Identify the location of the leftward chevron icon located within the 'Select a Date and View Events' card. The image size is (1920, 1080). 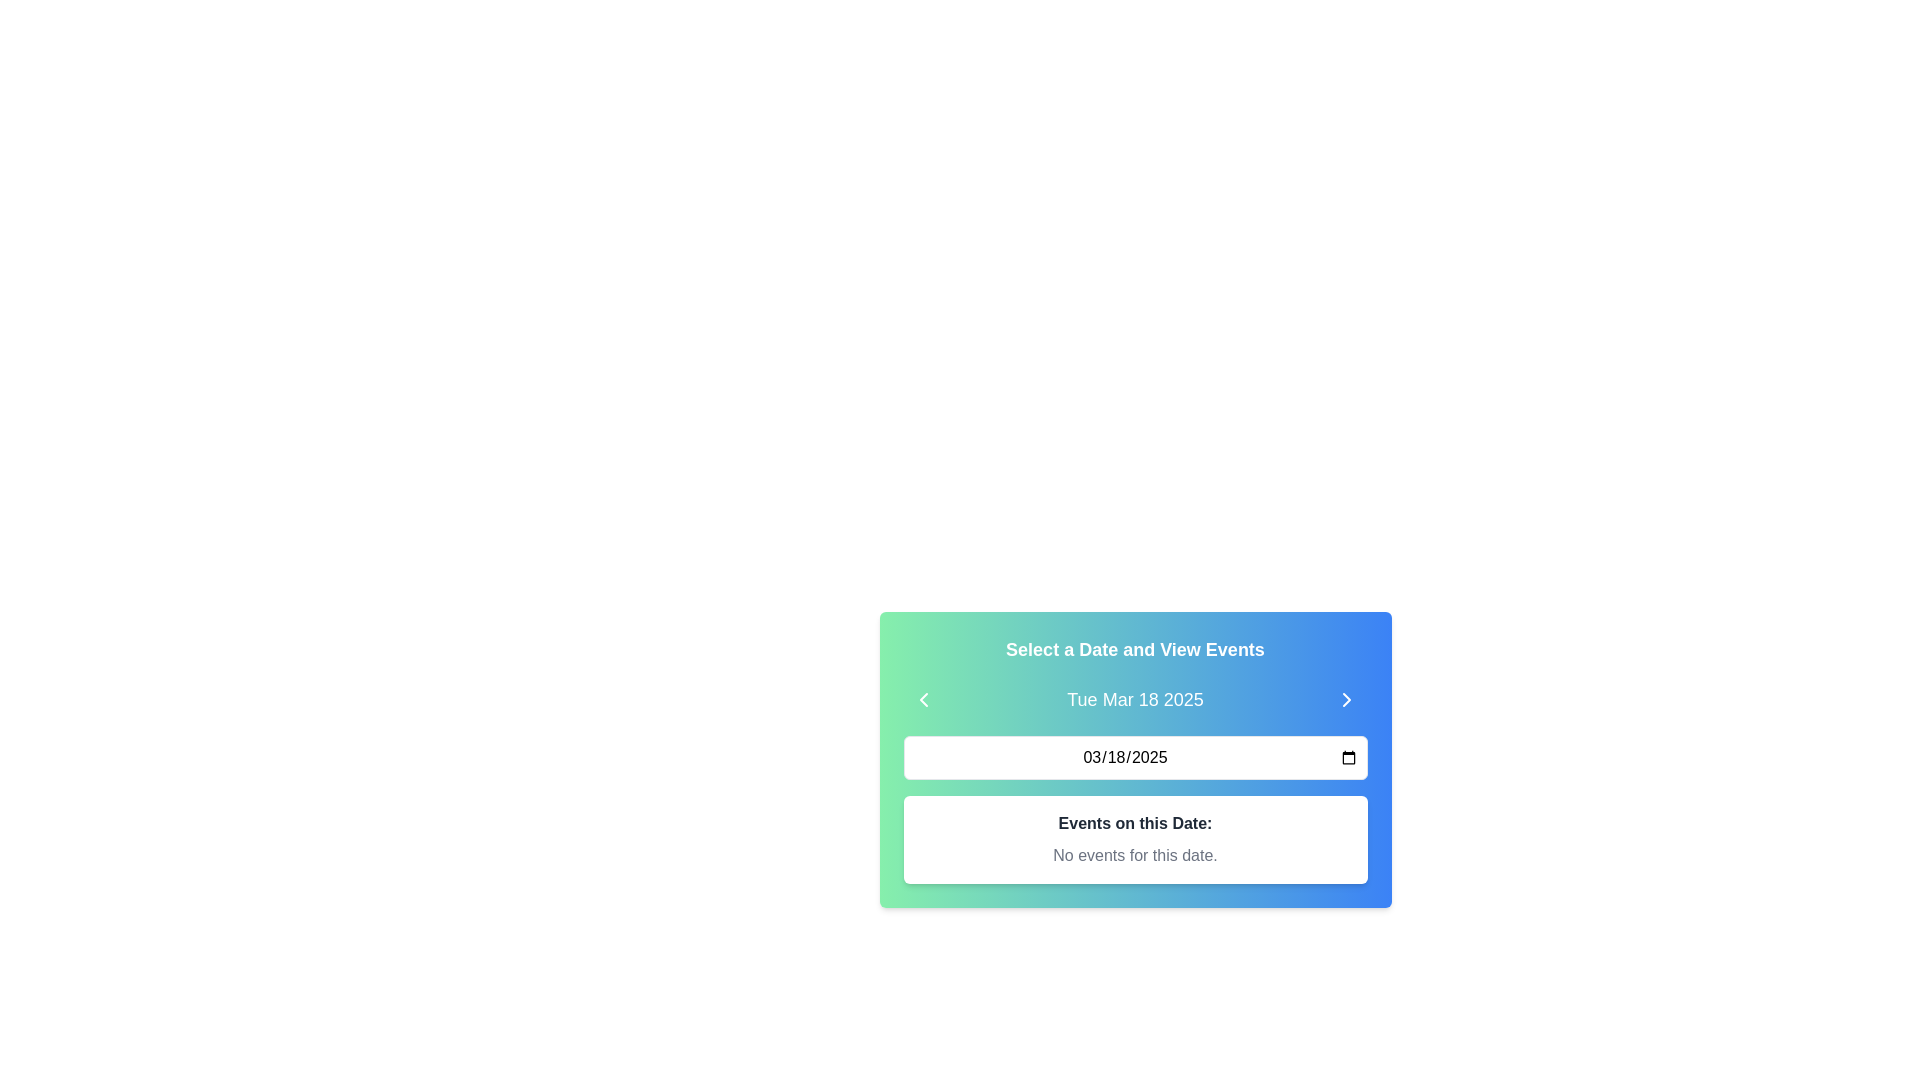
(922, 698).